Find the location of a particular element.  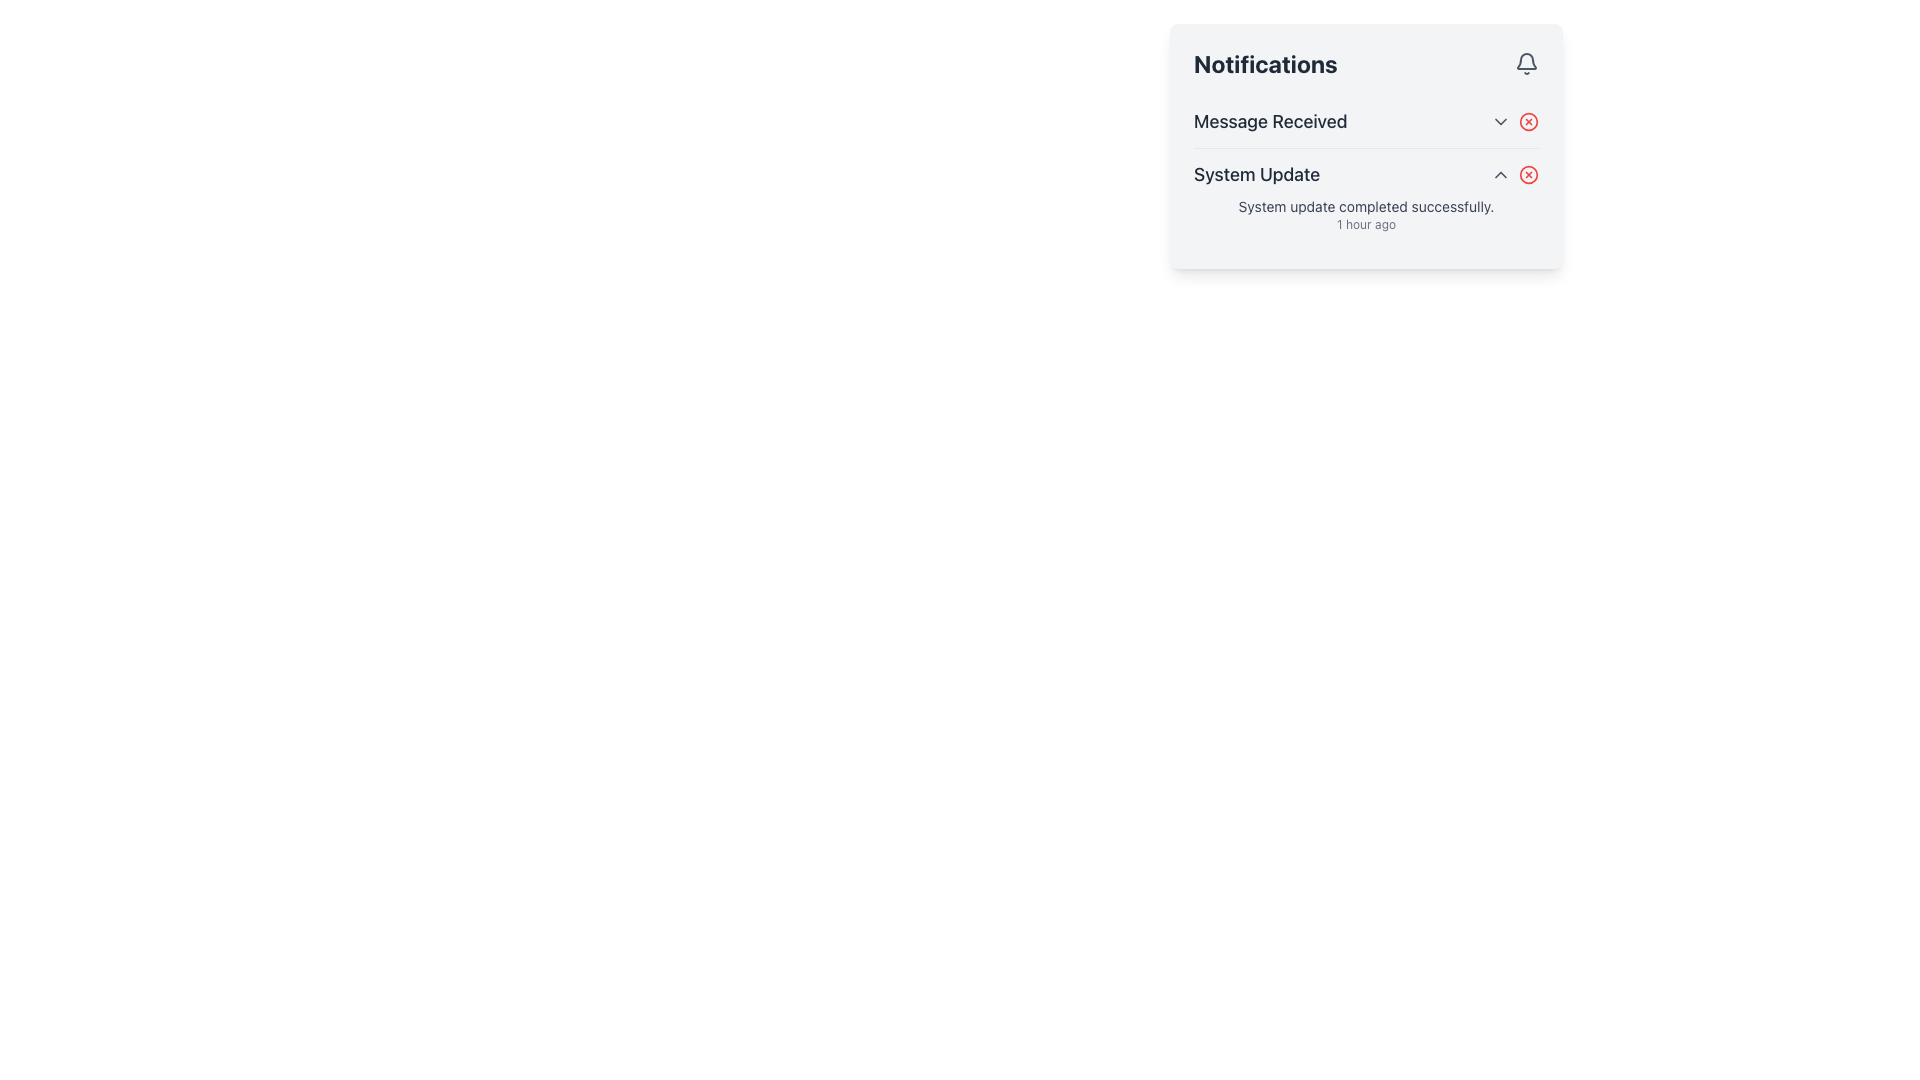

the control group associated with the 'System Update' feature, located to the far right of the text indicating 'System Update' is located at coordinates (1515, 173).